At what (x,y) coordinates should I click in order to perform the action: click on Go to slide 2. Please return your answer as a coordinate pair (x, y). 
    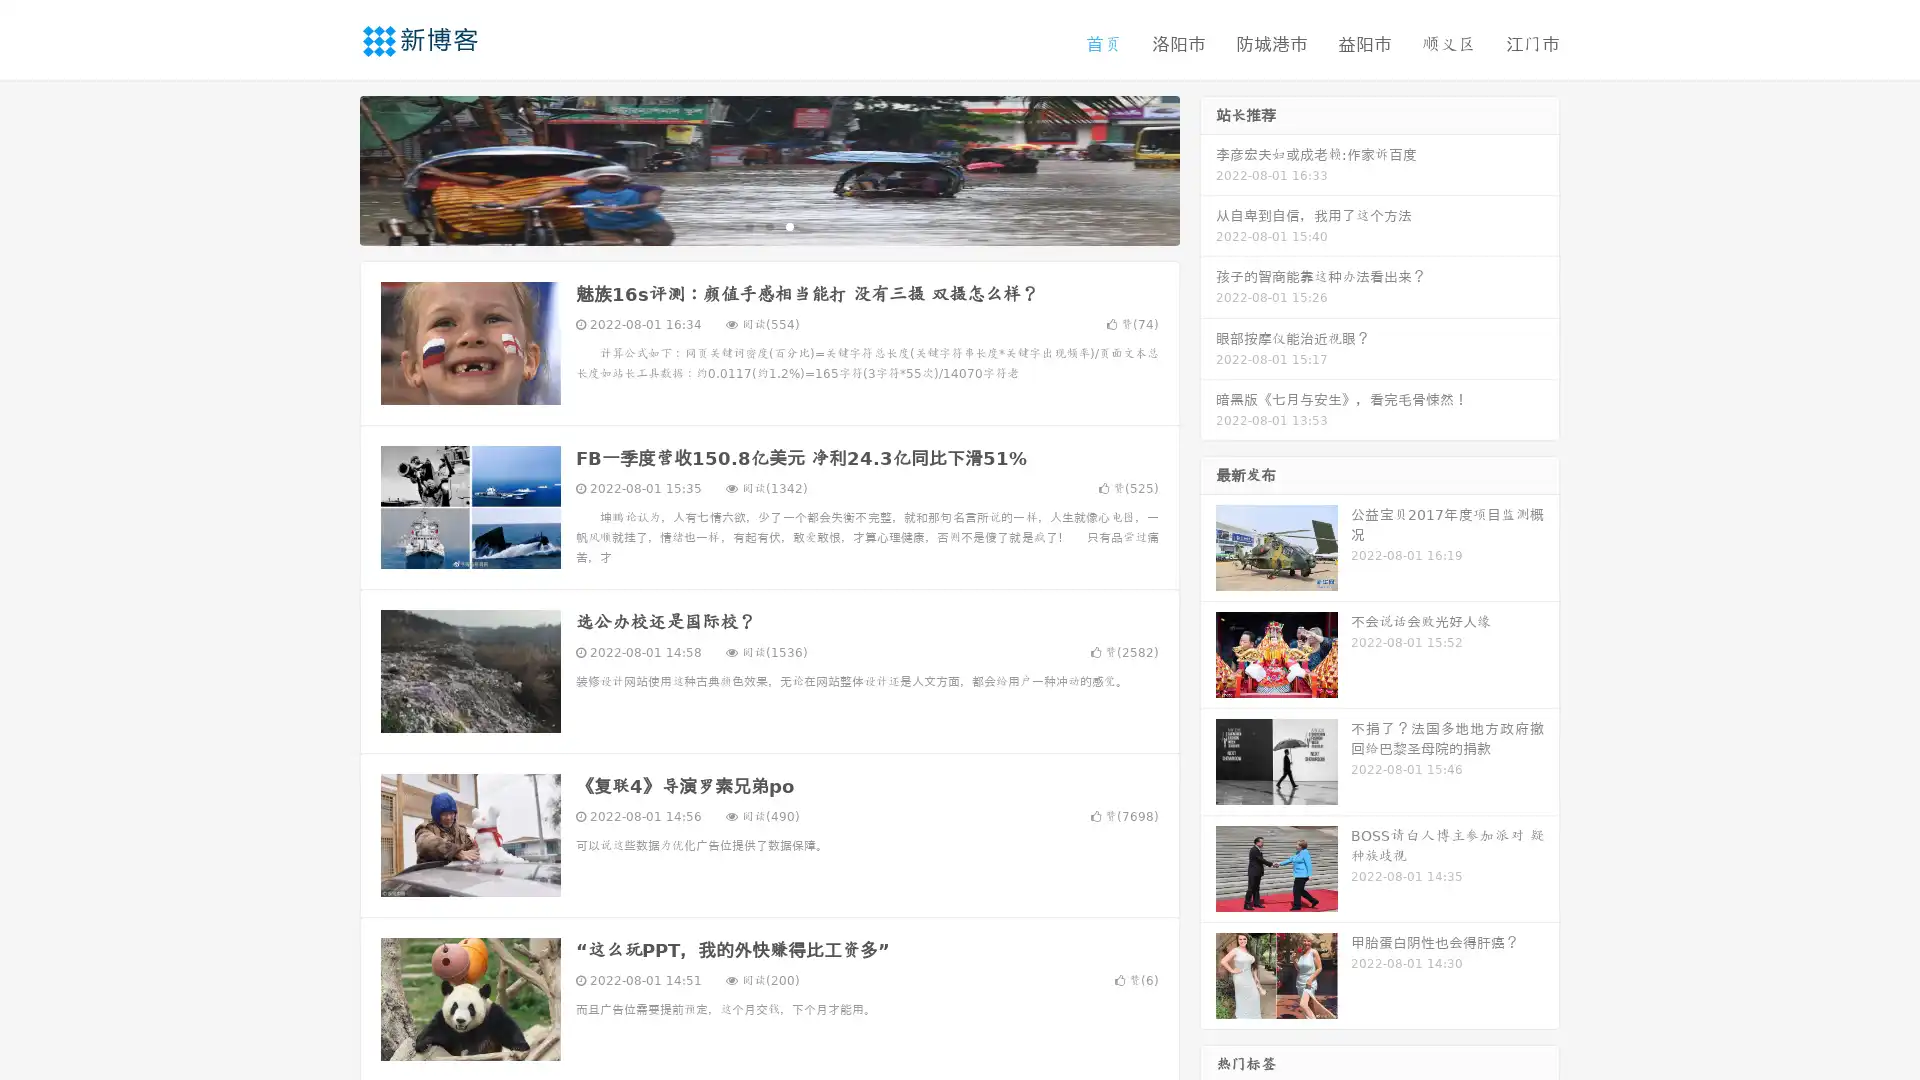
    Looking at the image, I should click on (768, 225).